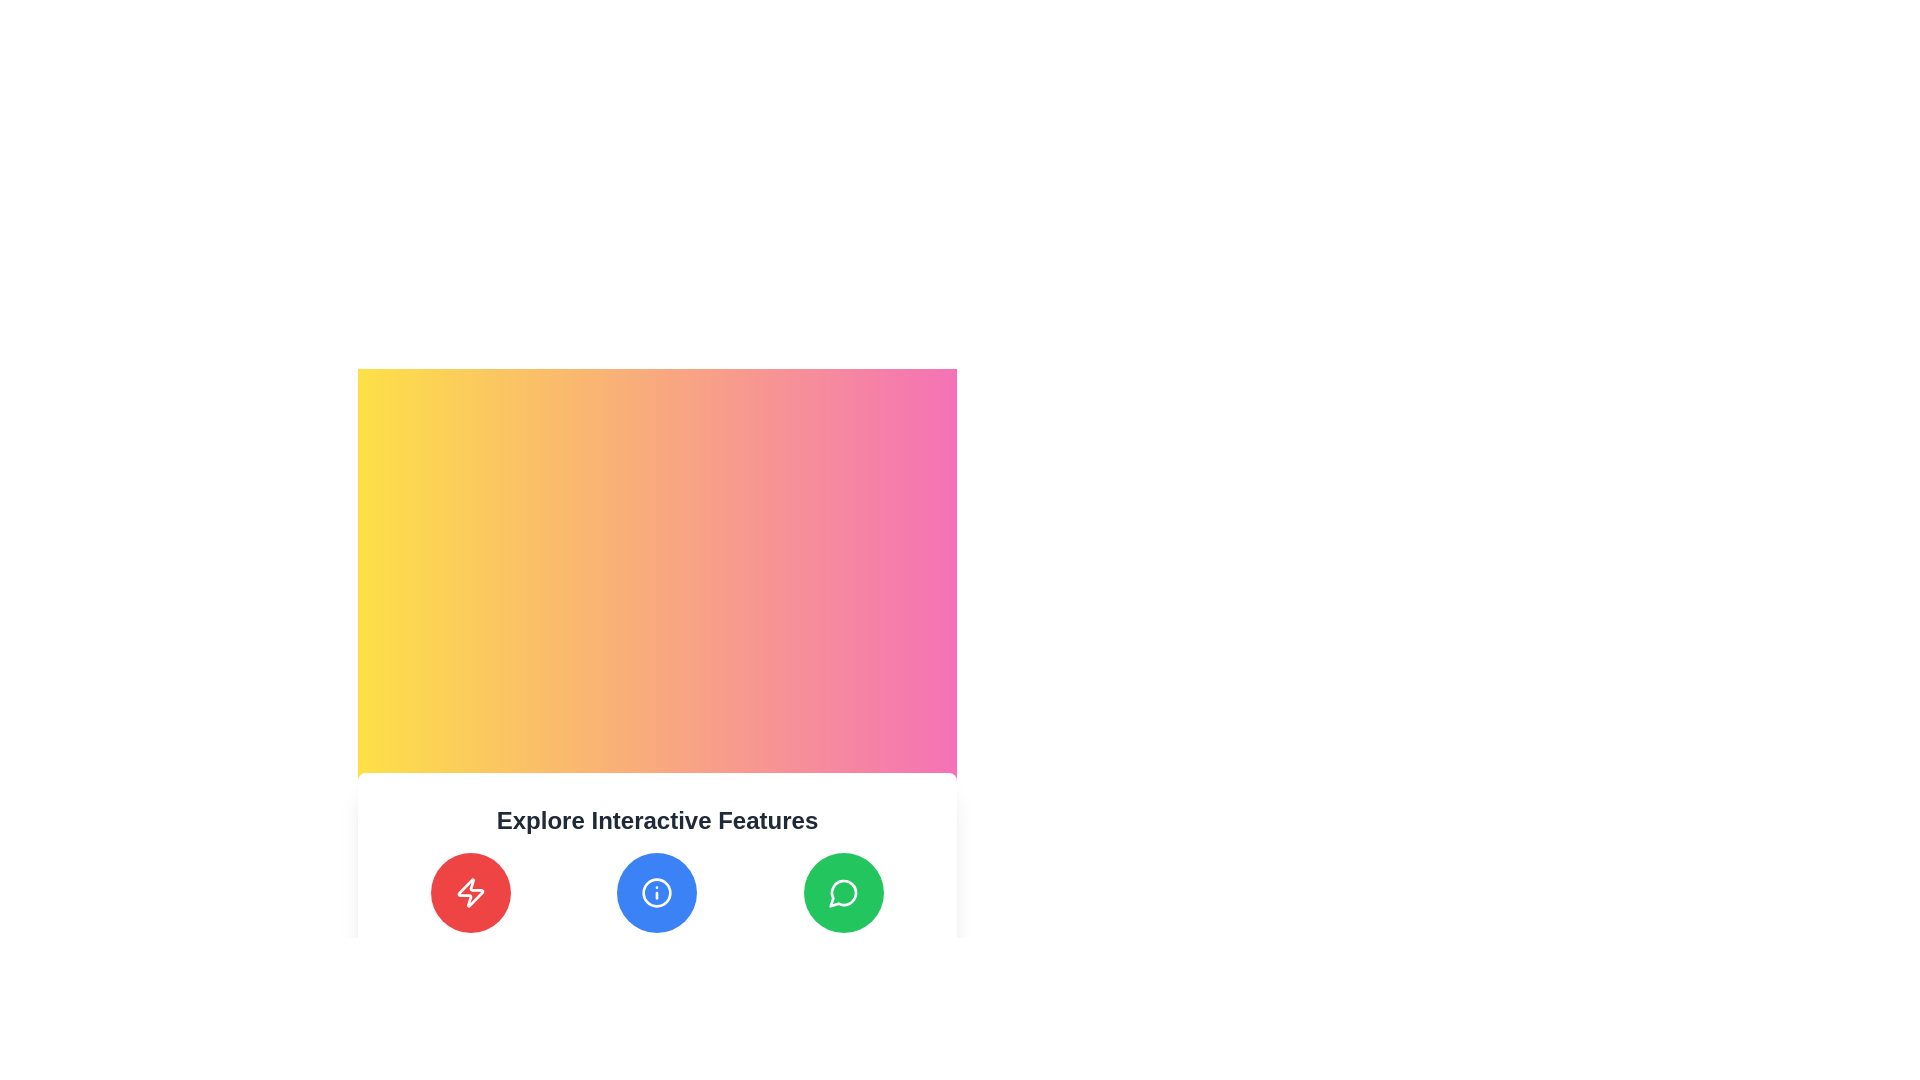 The image size is (1920, 1080). I want to click on the stylized lightning bolt icon within the circular red button located to the far left of the horizontal row of buttons below the 'Explore Interactive Features' text prompt, so click(470, 892).